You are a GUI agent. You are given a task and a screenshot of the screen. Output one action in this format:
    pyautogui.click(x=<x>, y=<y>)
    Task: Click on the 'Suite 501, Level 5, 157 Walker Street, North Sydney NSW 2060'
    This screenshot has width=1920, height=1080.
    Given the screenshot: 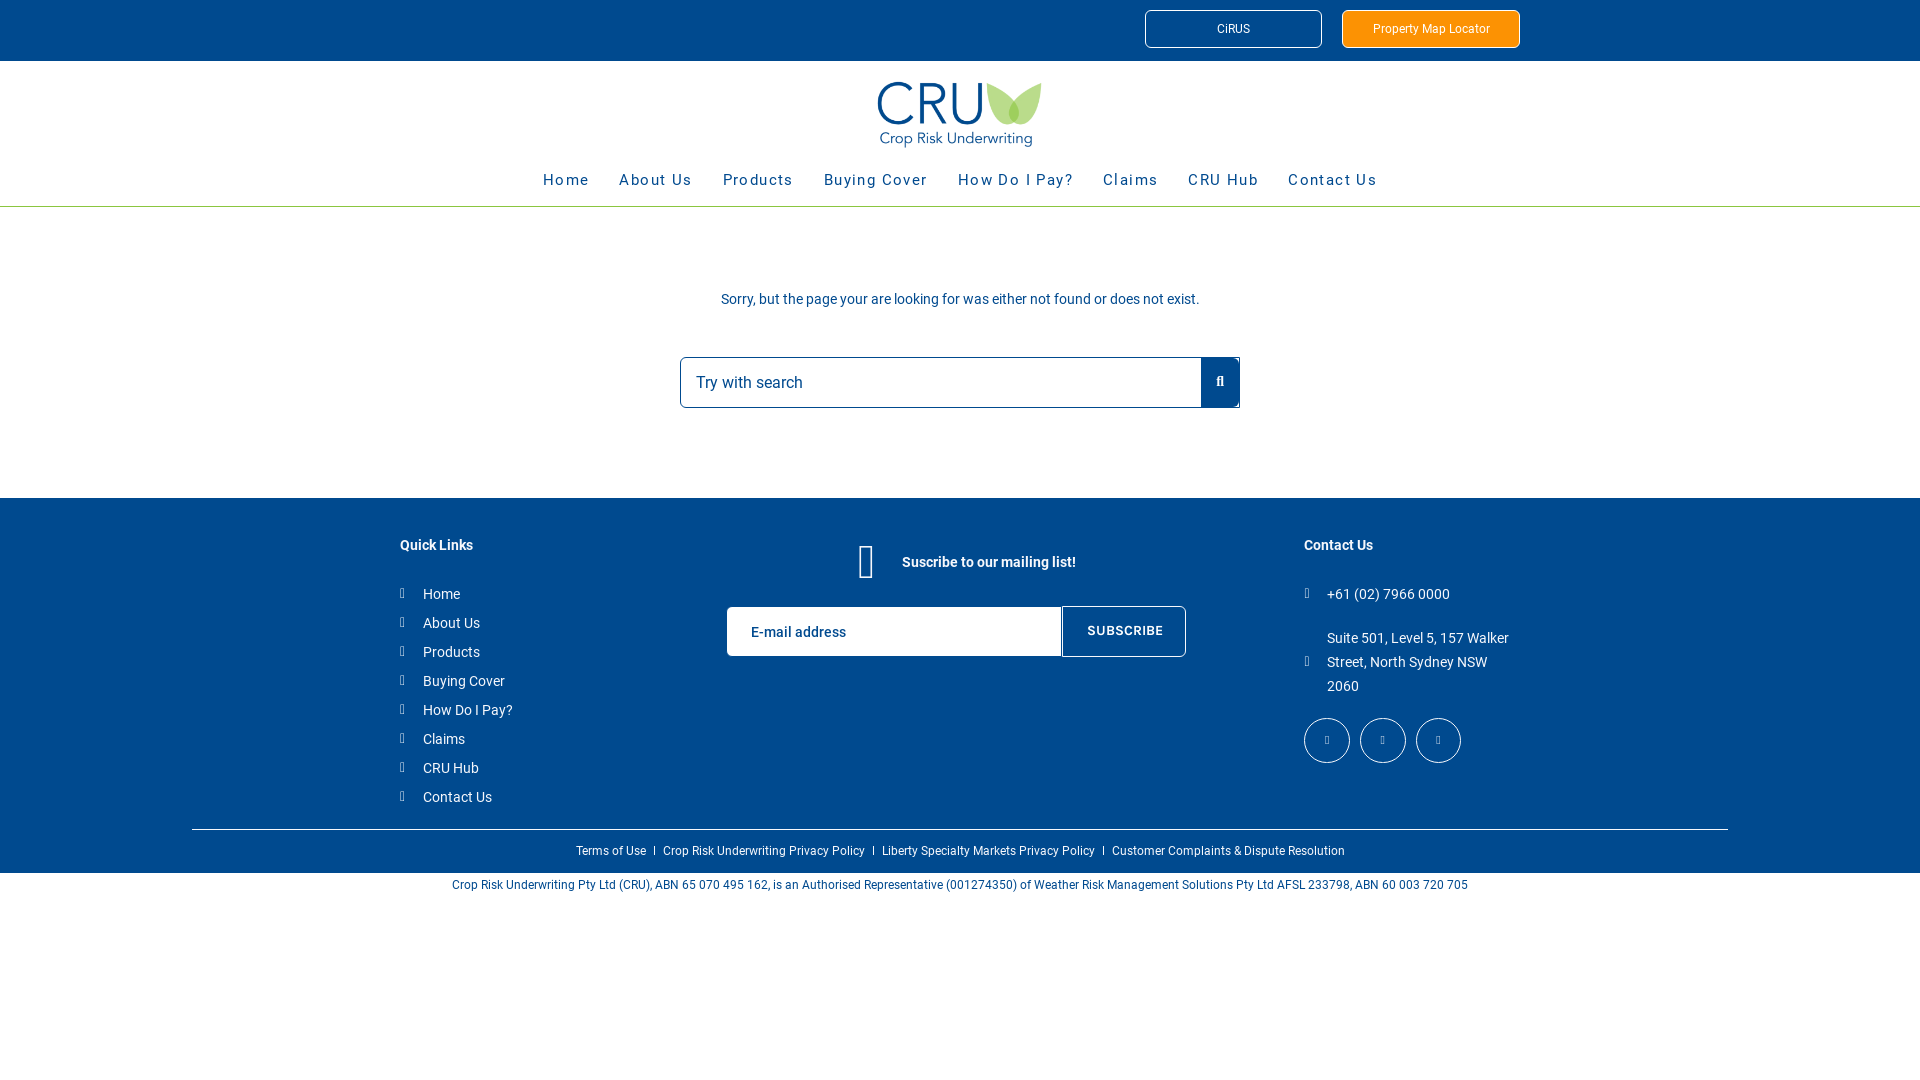 What is the action you would take?
    pyautogui.click(x=1406, y=662)
    